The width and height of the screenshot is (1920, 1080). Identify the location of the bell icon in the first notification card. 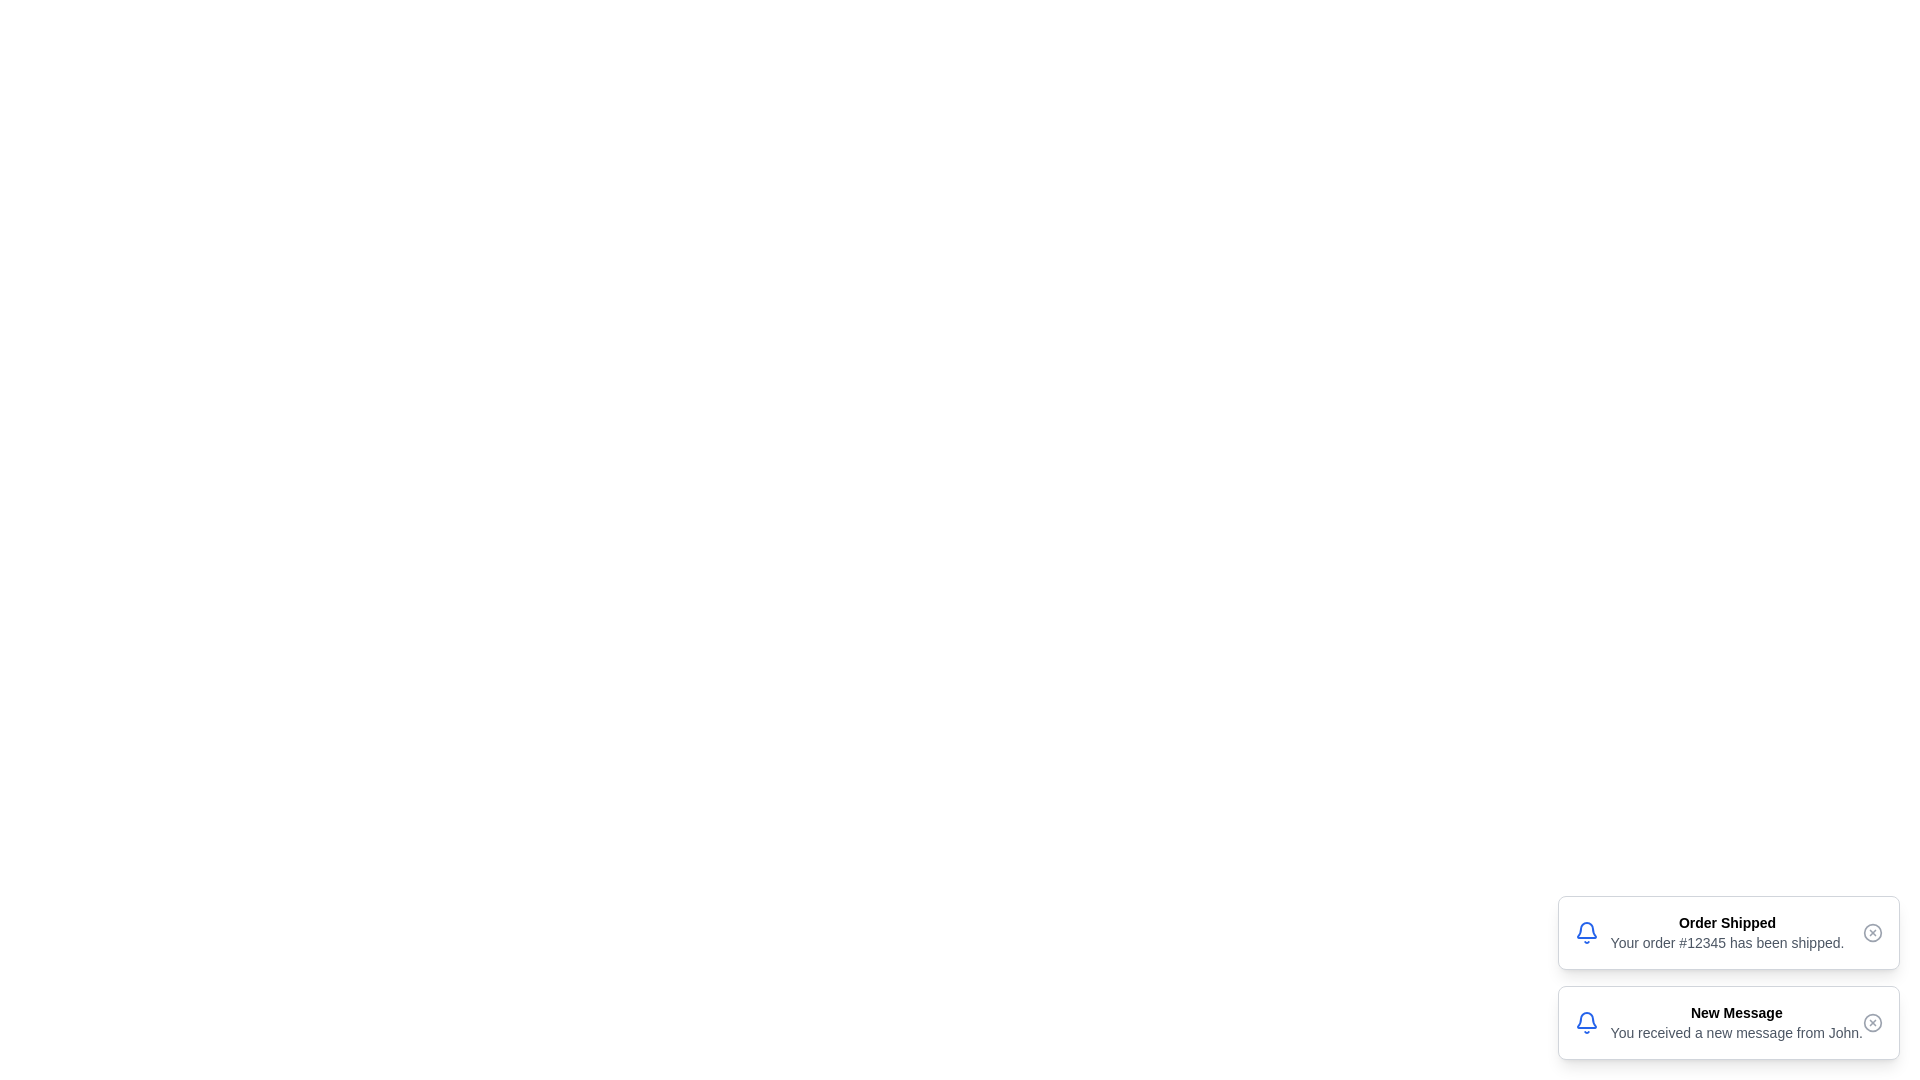
(1585, 933).